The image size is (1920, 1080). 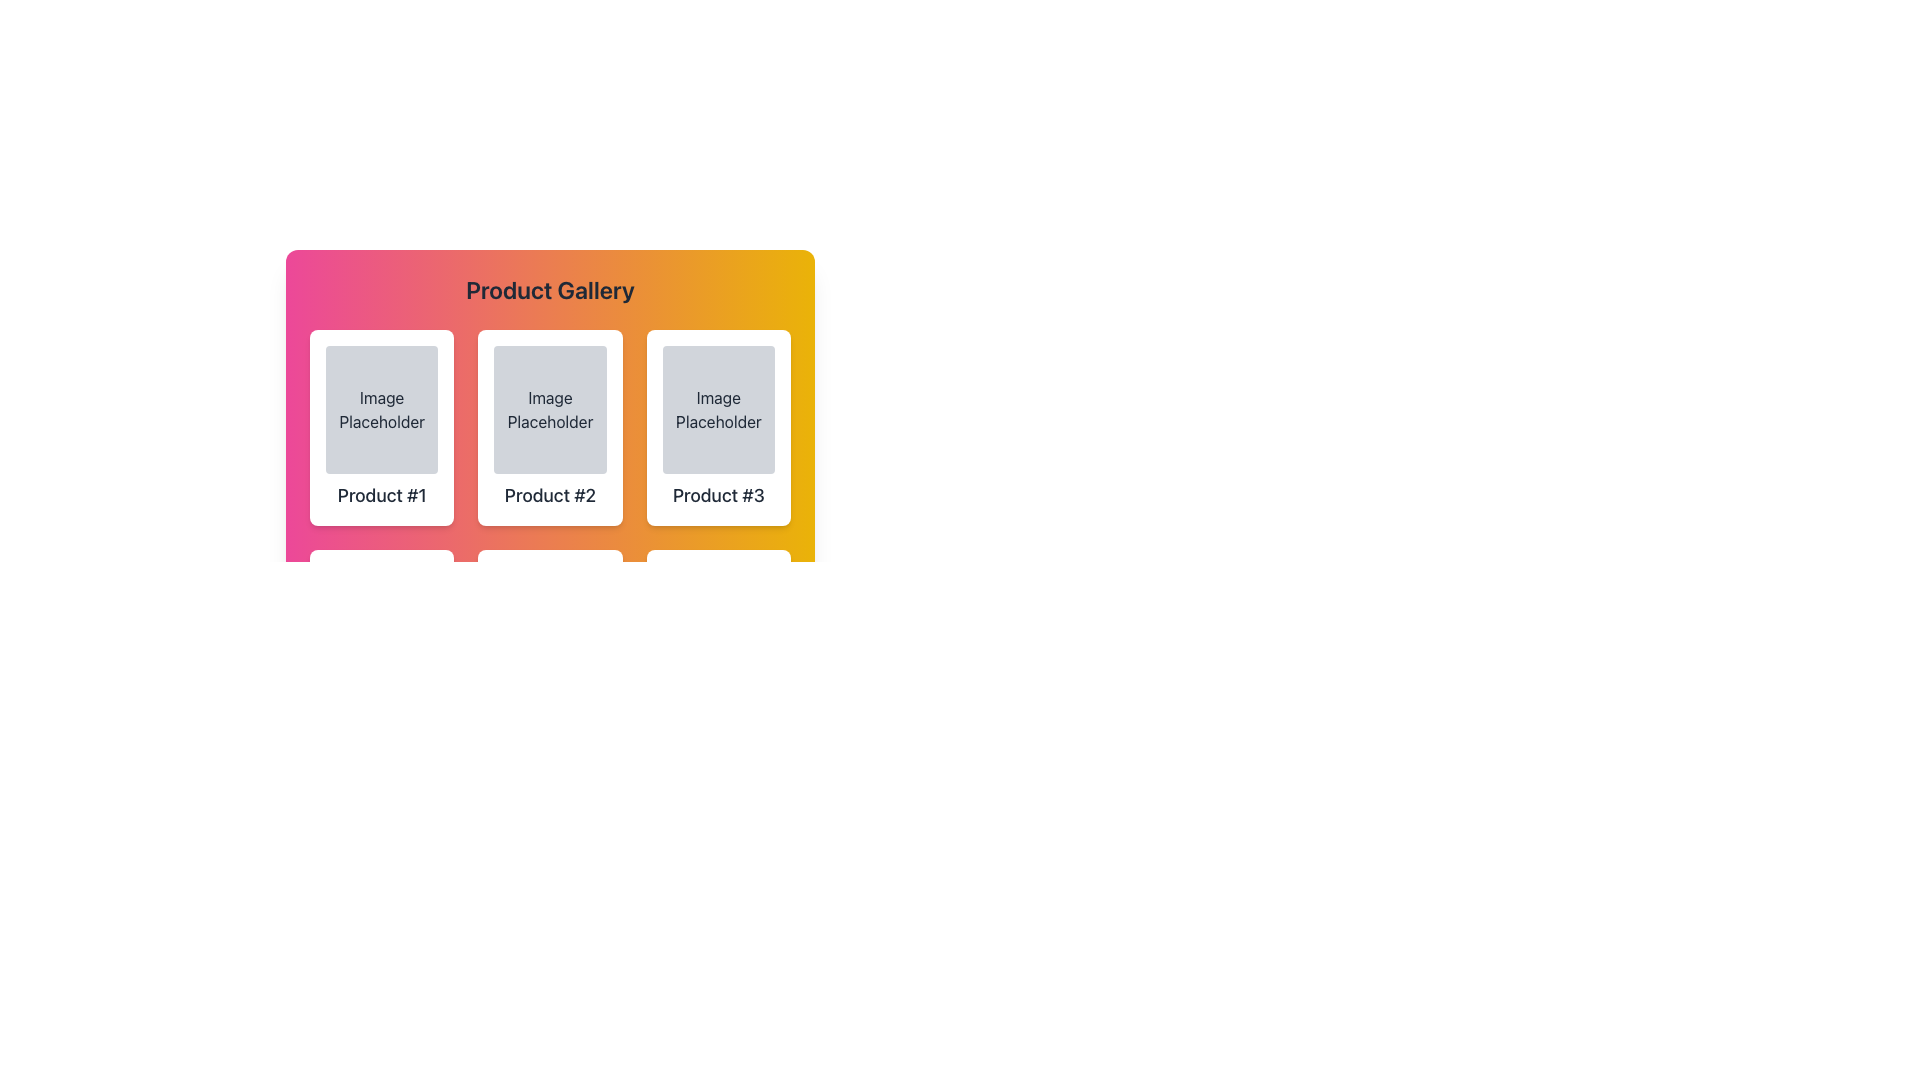 I want to click on the text label displaying 'Product #2', which is positioned below an image placeholder in the second product card, so click(x=550, y=495).